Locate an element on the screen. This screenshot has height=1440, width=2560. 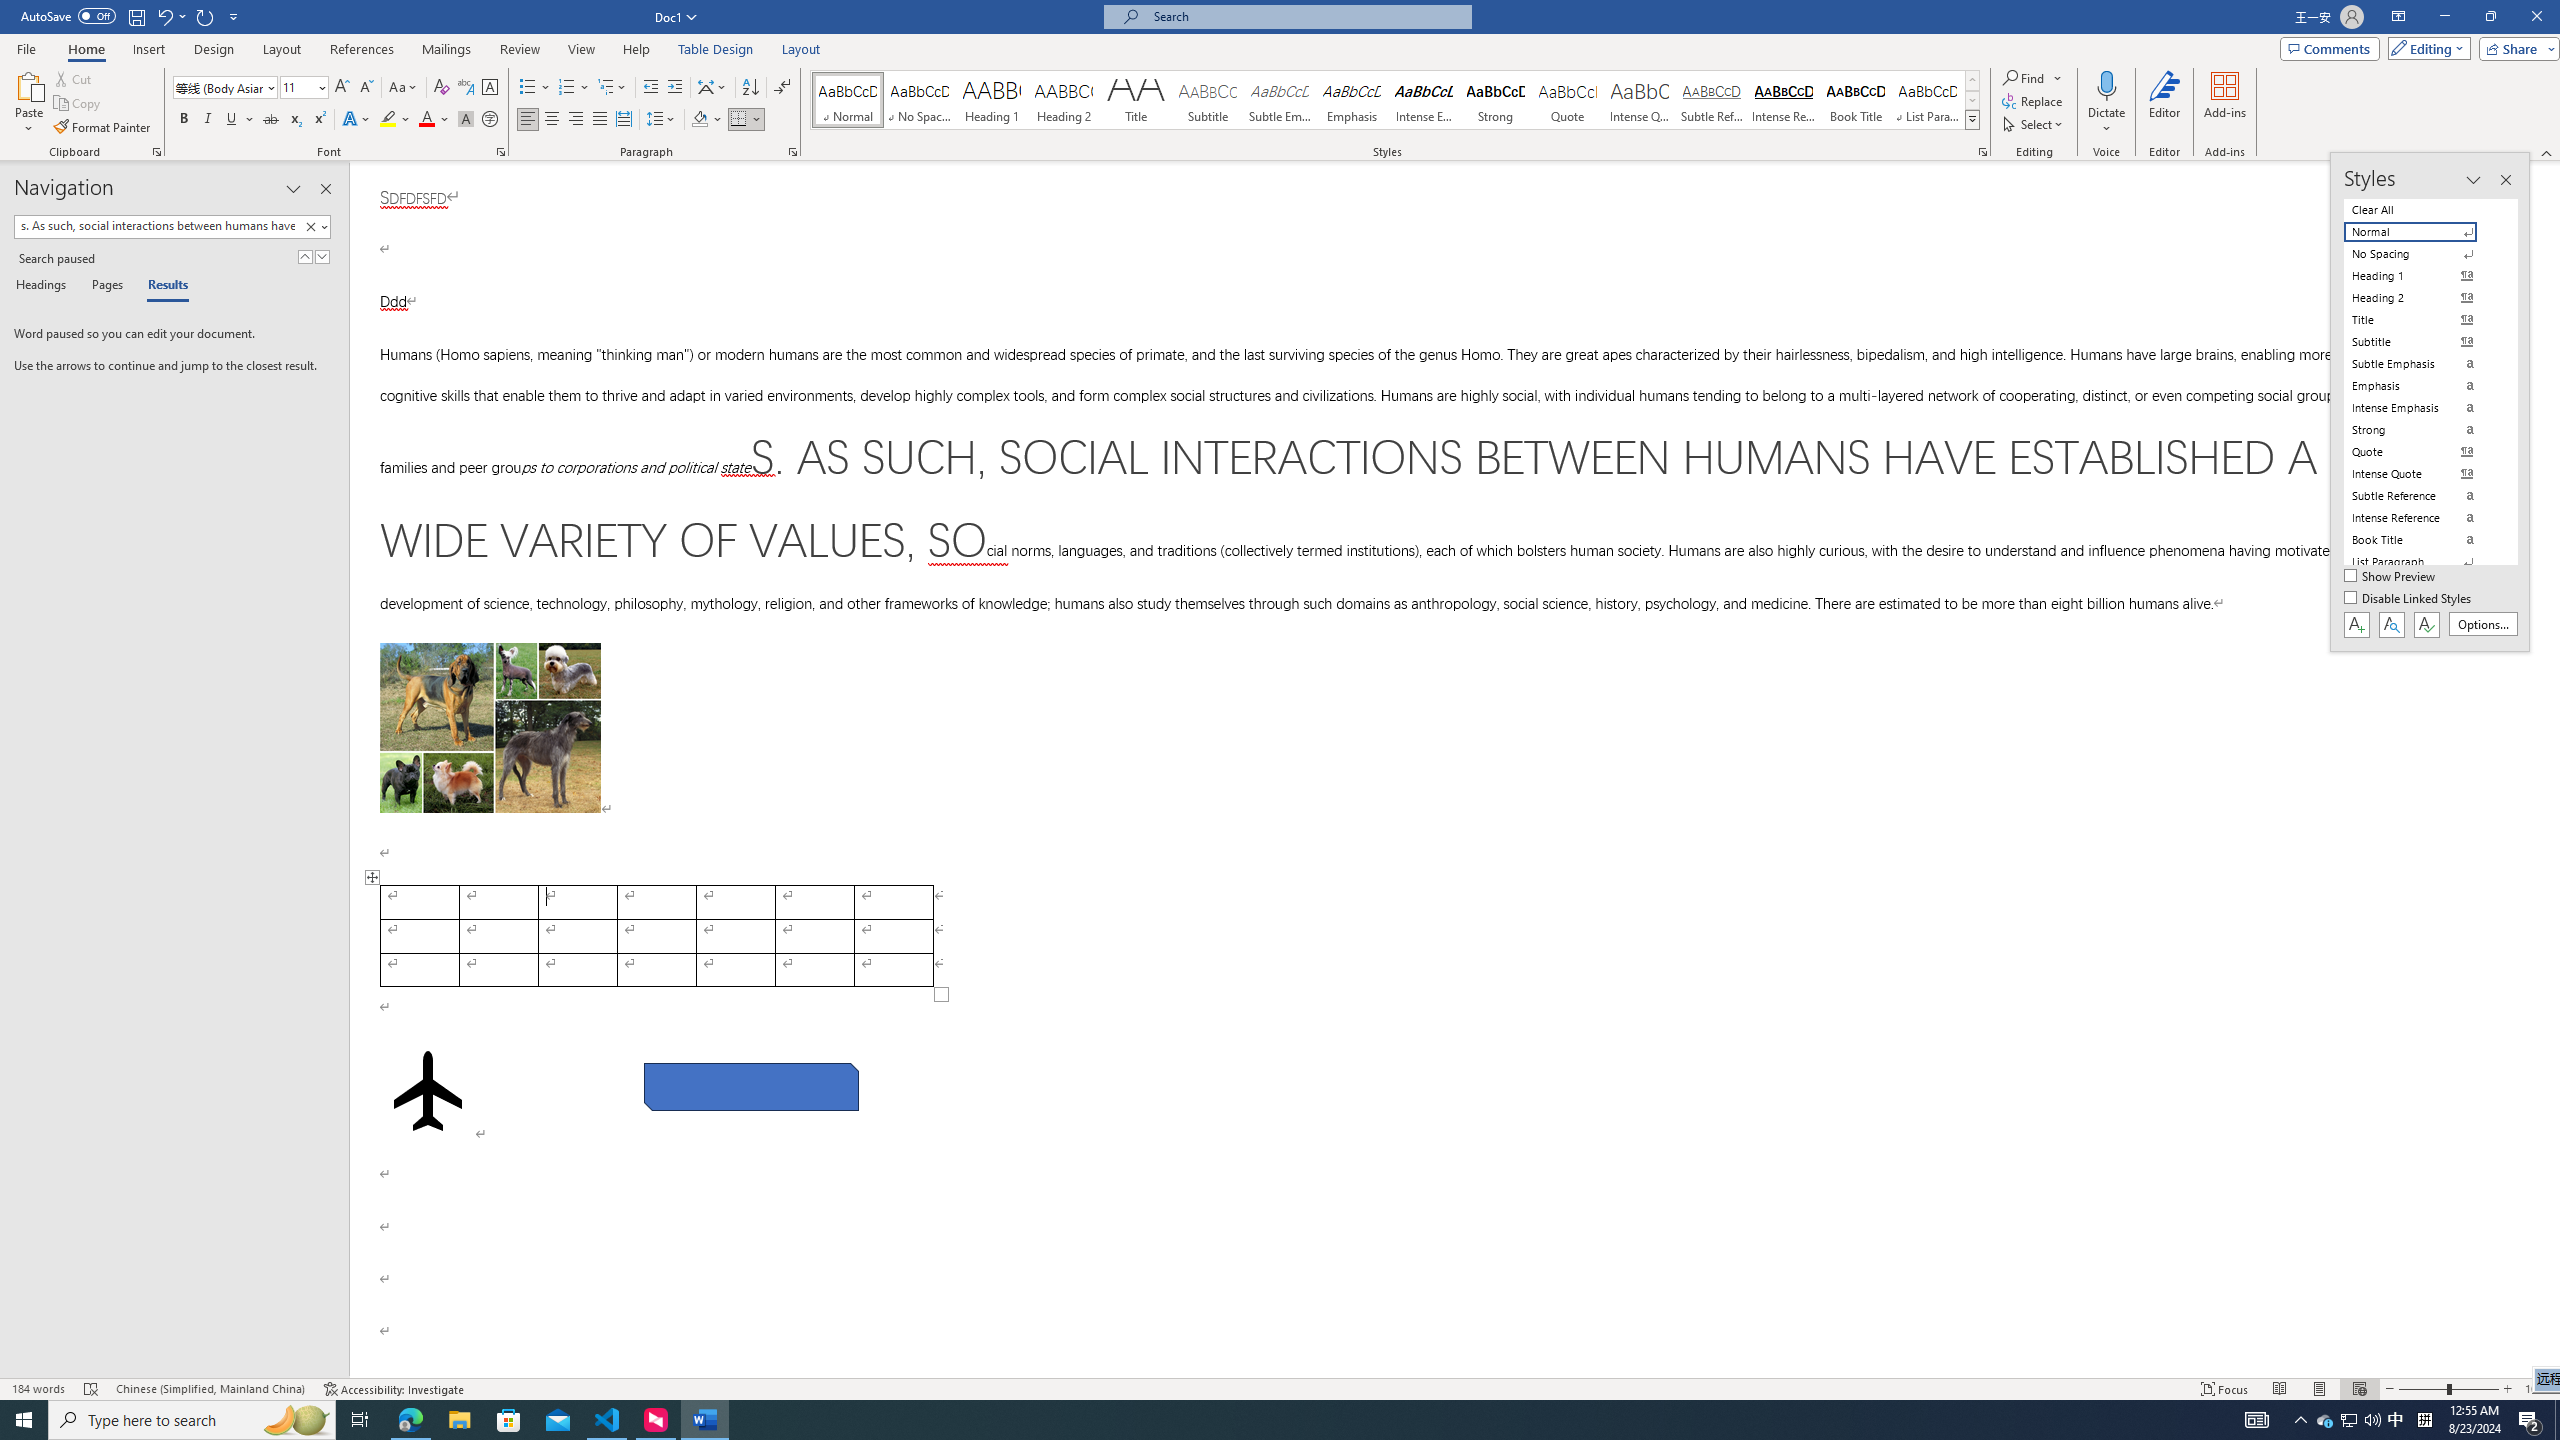
'Superscript' is located at coordinates (317, 118).